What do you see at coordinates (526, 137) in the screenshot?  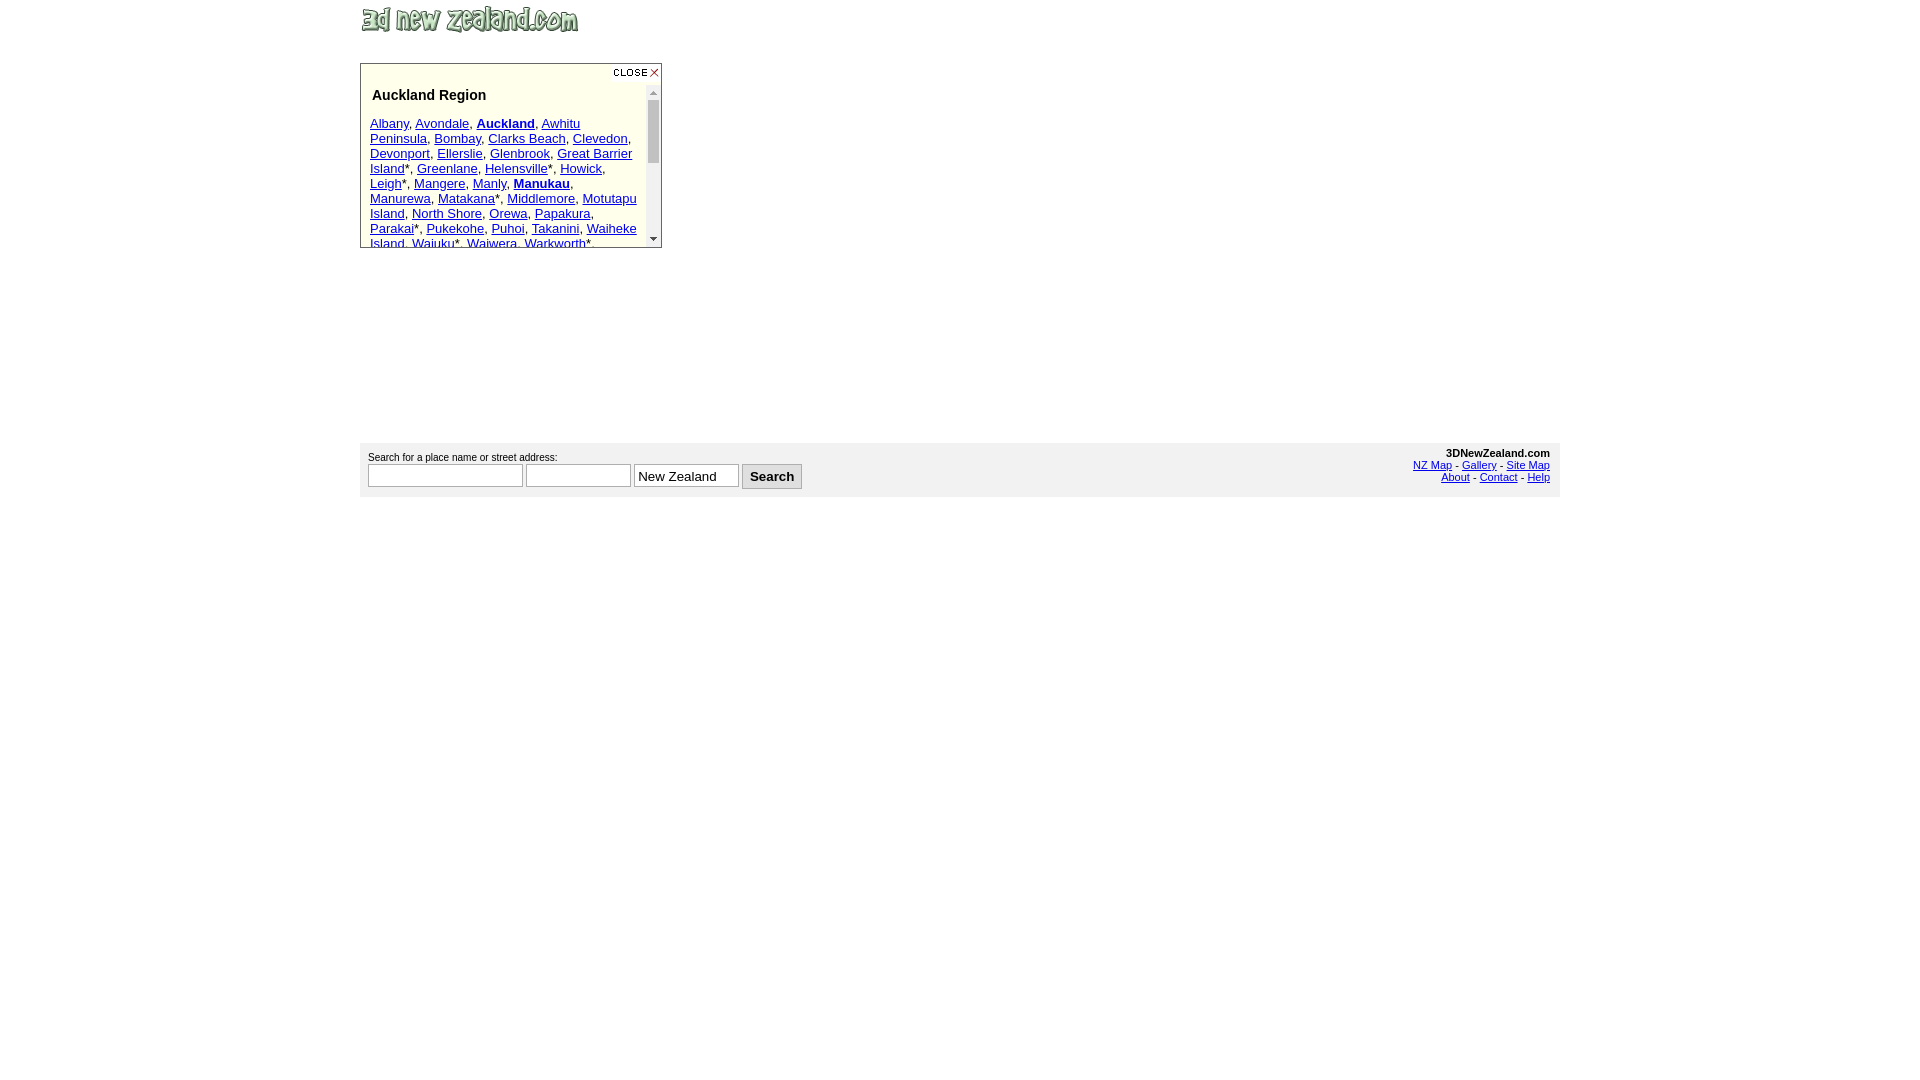 I see `'Clarks Beach'` at bounding box center [526, 137].